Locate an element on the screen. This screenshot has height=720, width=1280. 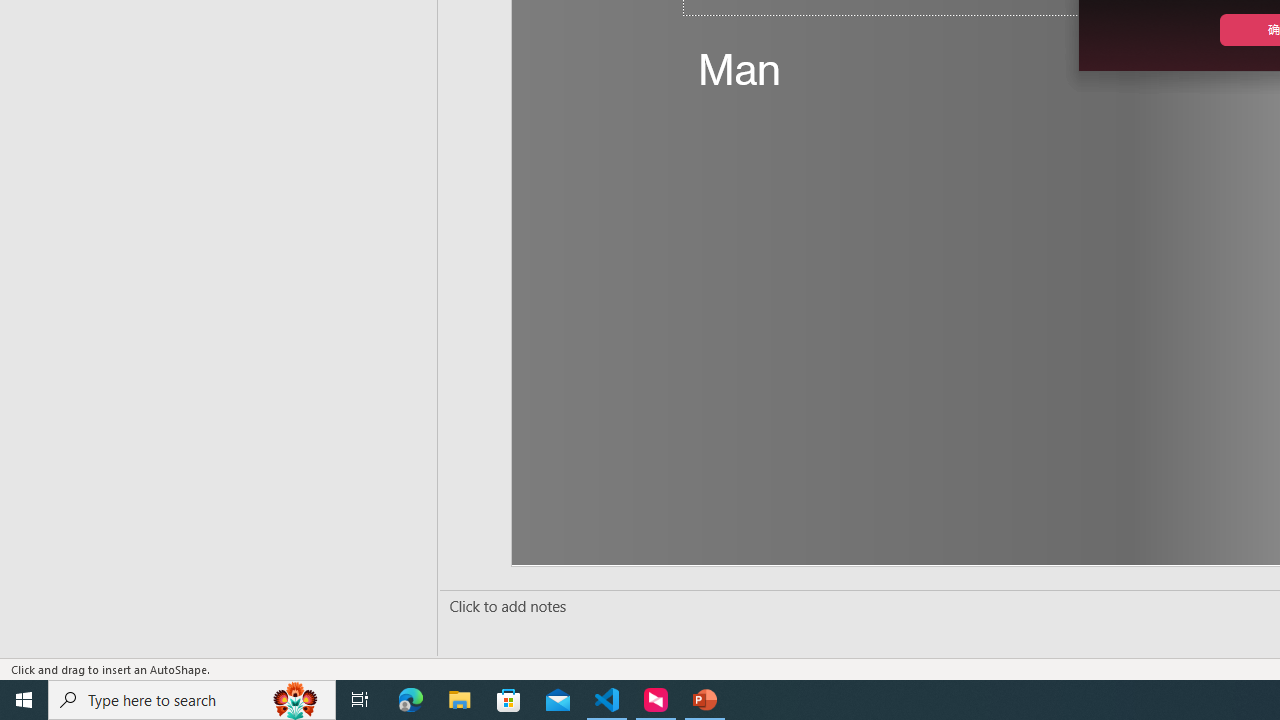
'Microsoft Edge' is located at coordinates (410, 698).